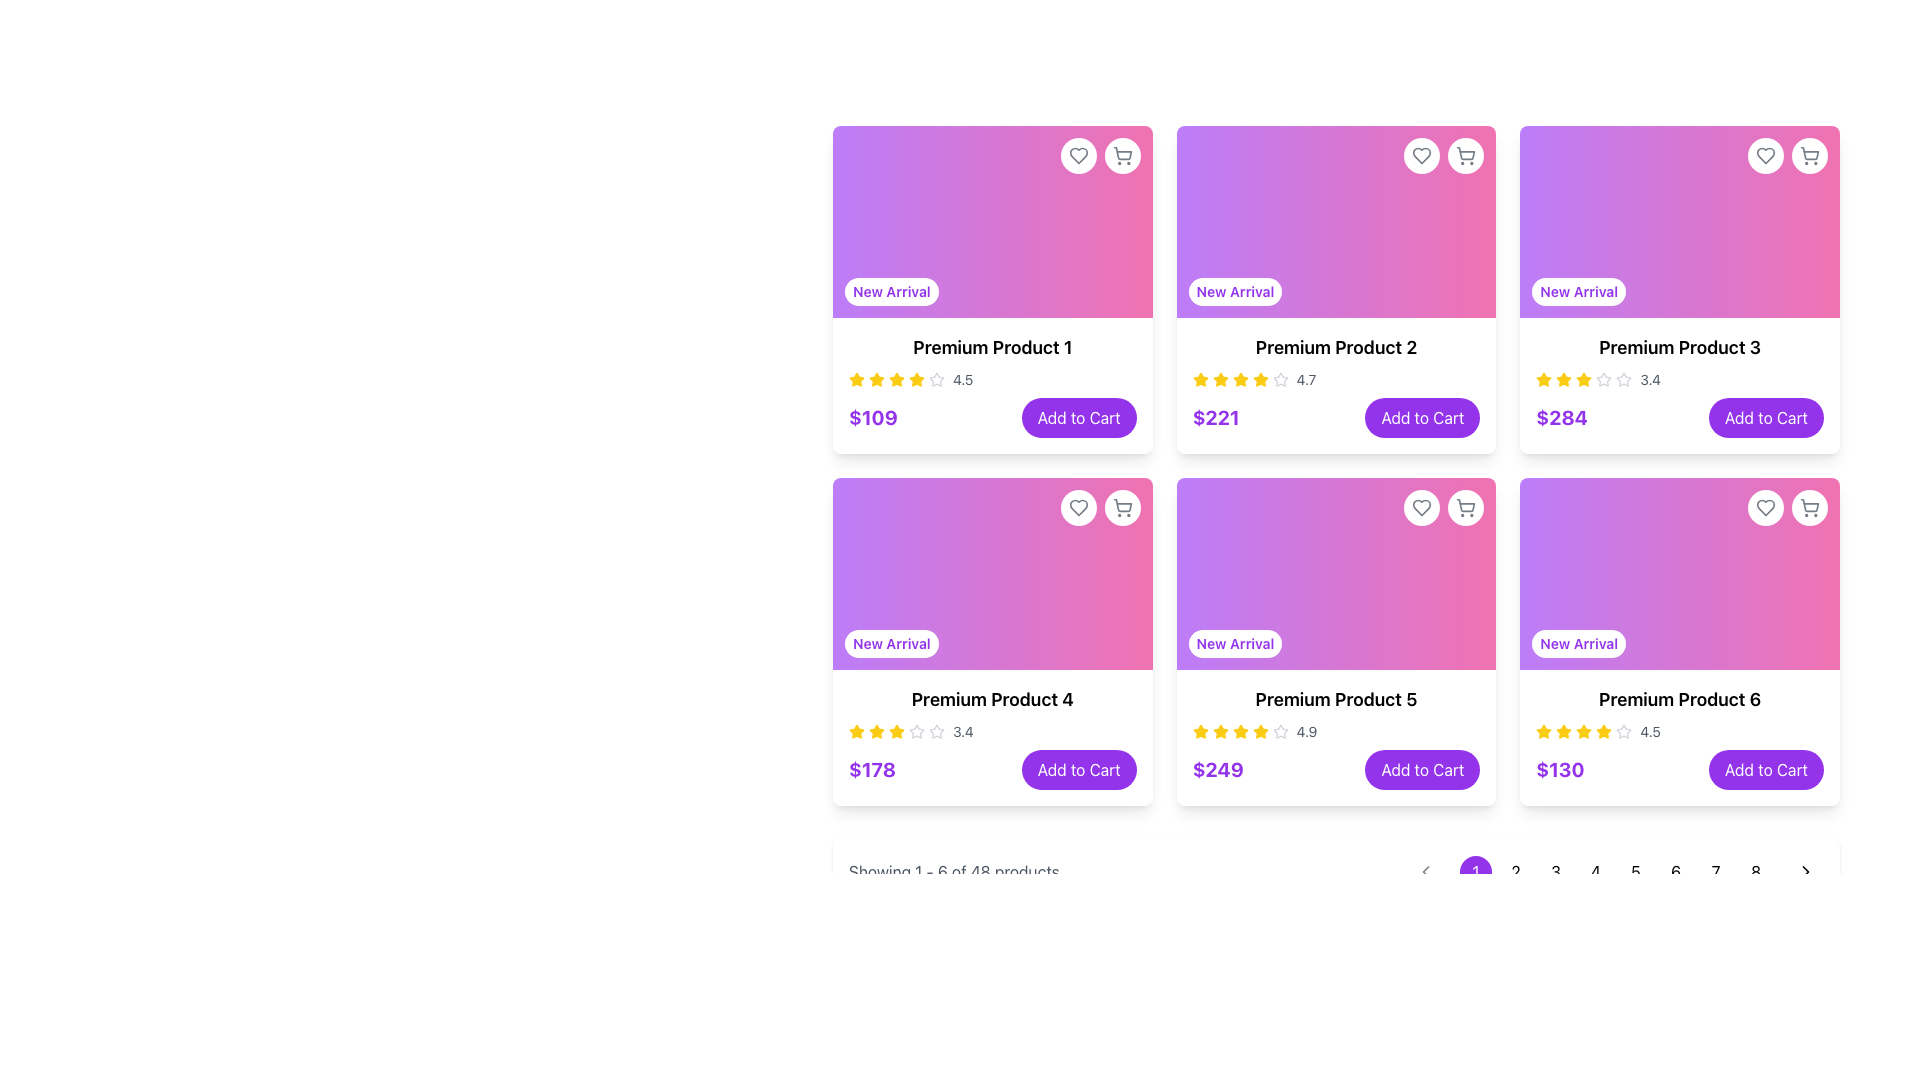 This screenshot has height=1080, width=1920. What do you see at coordinates (1219, 379) in the screenshot?
I see `position of the second yellow star icon used for rating in the rating system of 'Premium Product 2', relative to the other stars` at bounding box center [1219, 379].